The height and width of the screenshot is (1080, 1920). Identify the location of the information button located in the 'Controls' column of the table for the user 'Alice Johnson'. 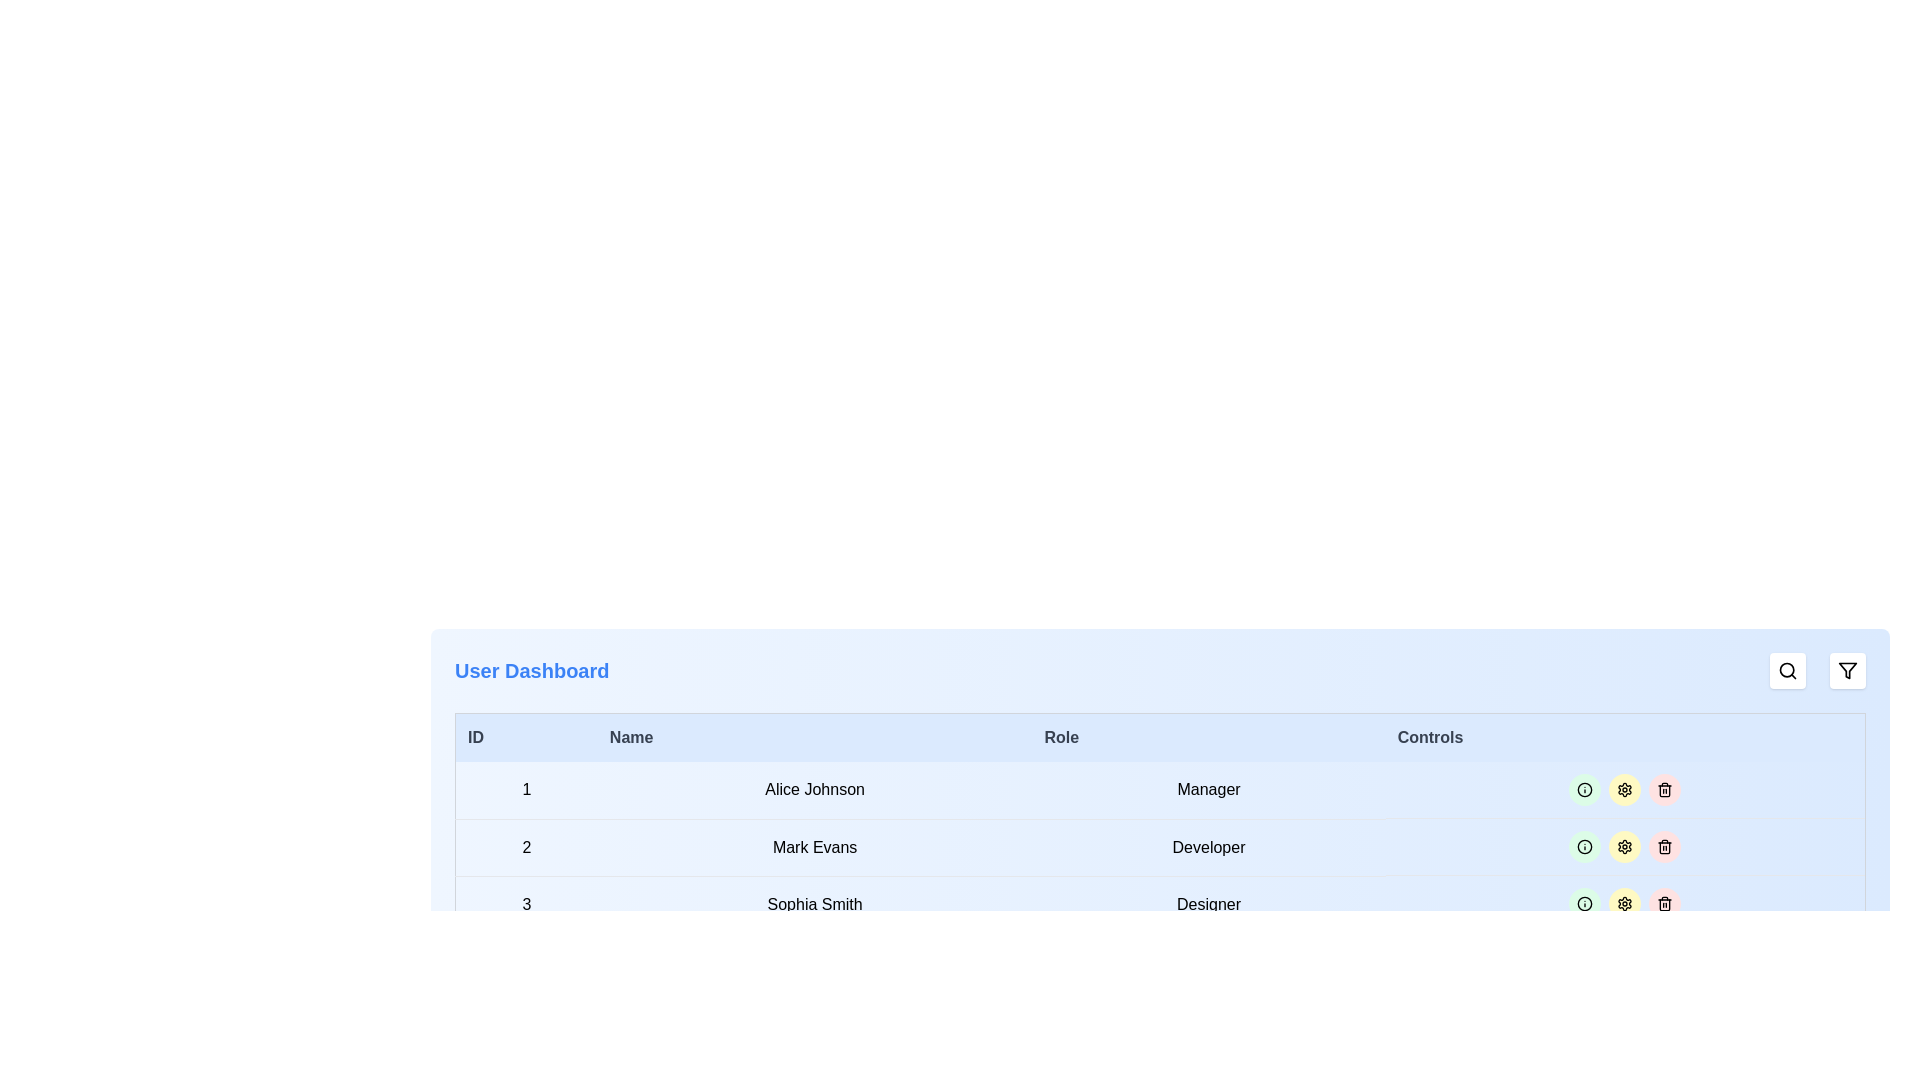
(1583, 789).